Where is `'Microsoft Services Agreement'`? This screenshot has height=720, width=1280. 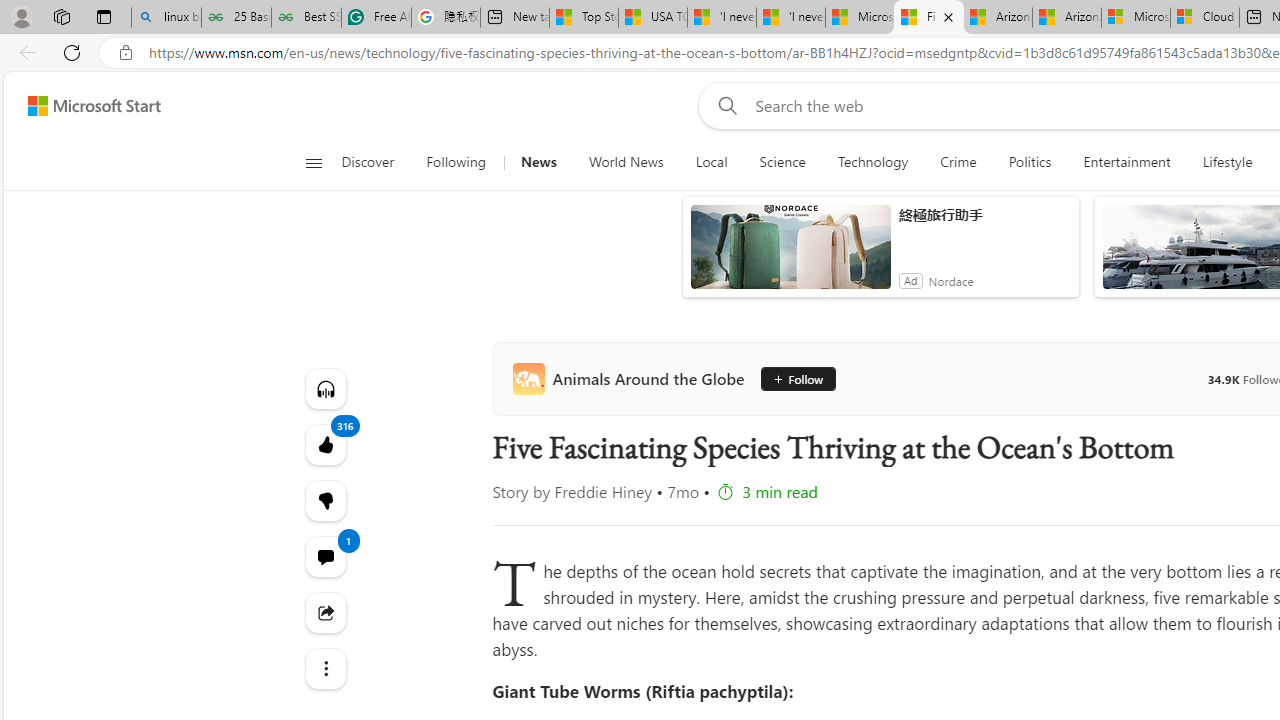 'Microsoft Services Agreement' is located at coordinates (1136, 17).